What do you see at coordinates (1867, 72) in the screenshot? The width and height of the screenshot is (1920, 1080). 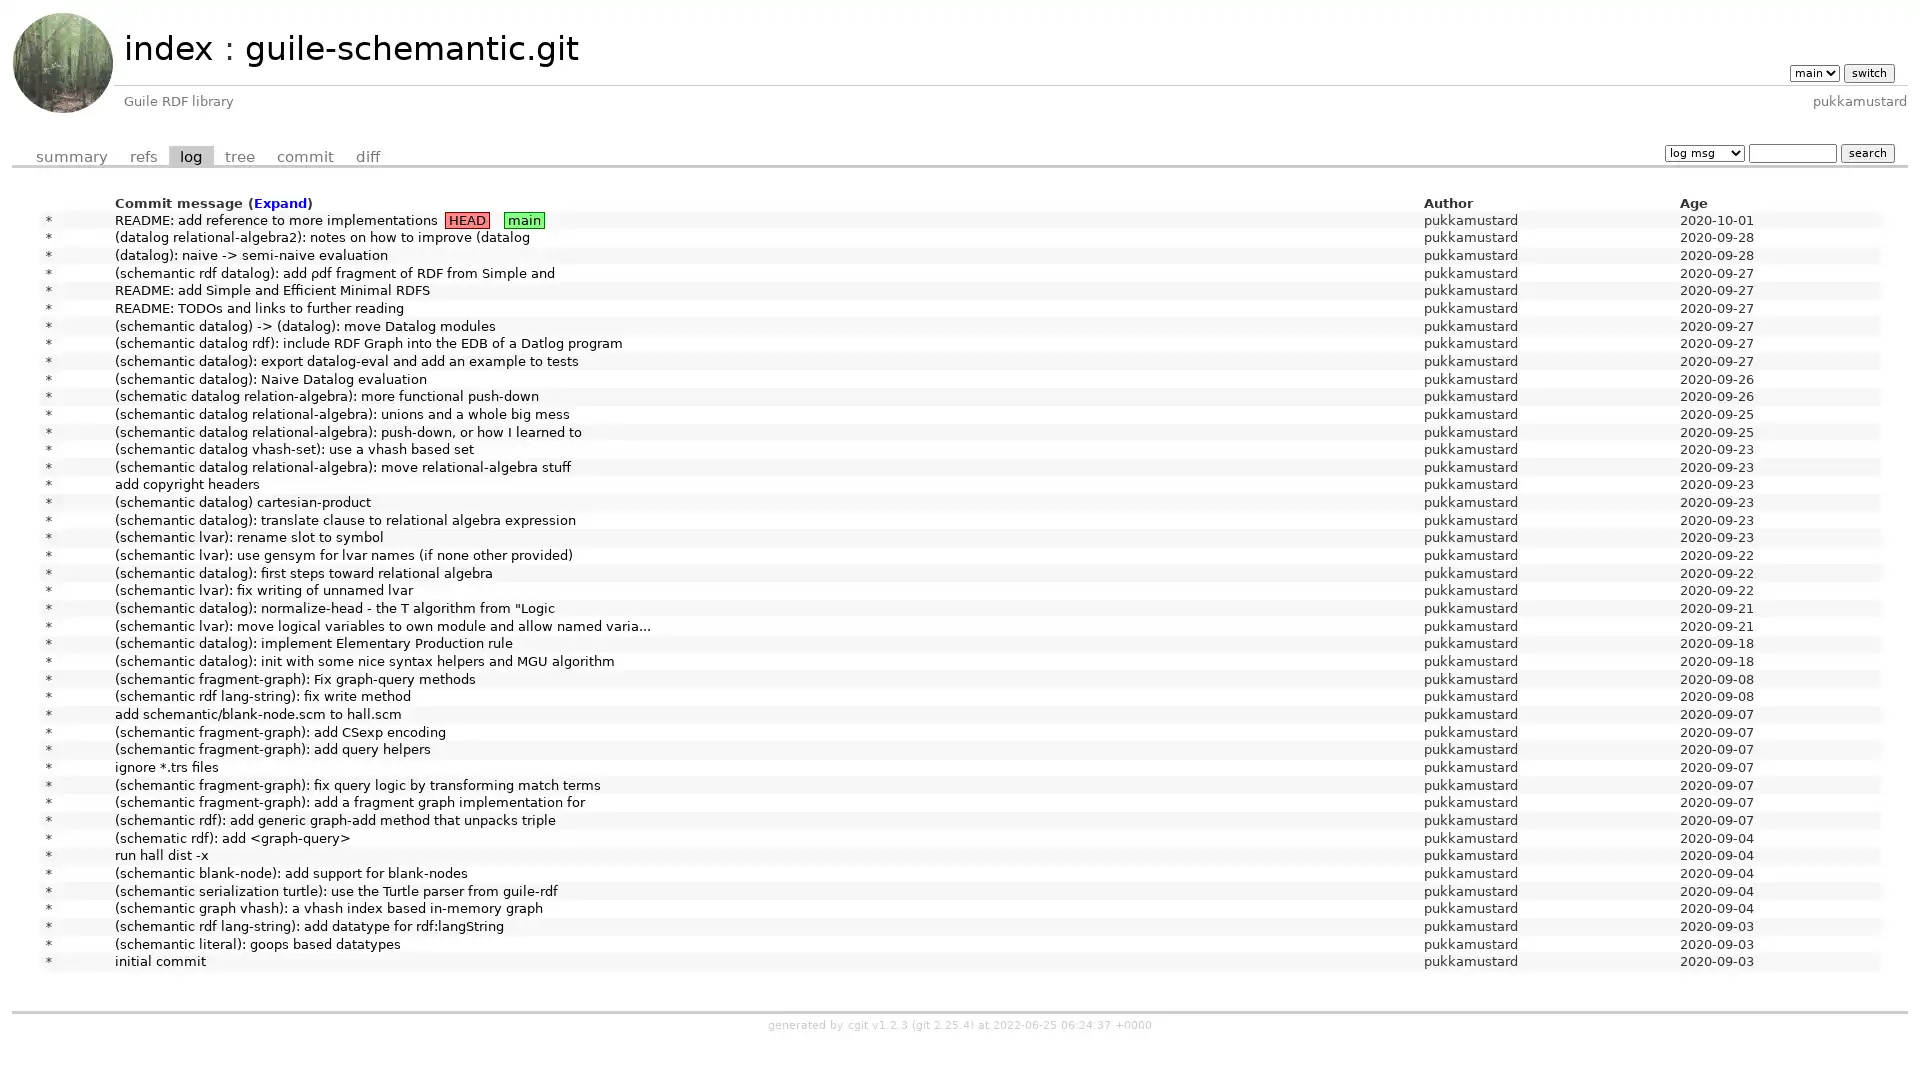 I see `switch` at bounding box center [1867, 72].